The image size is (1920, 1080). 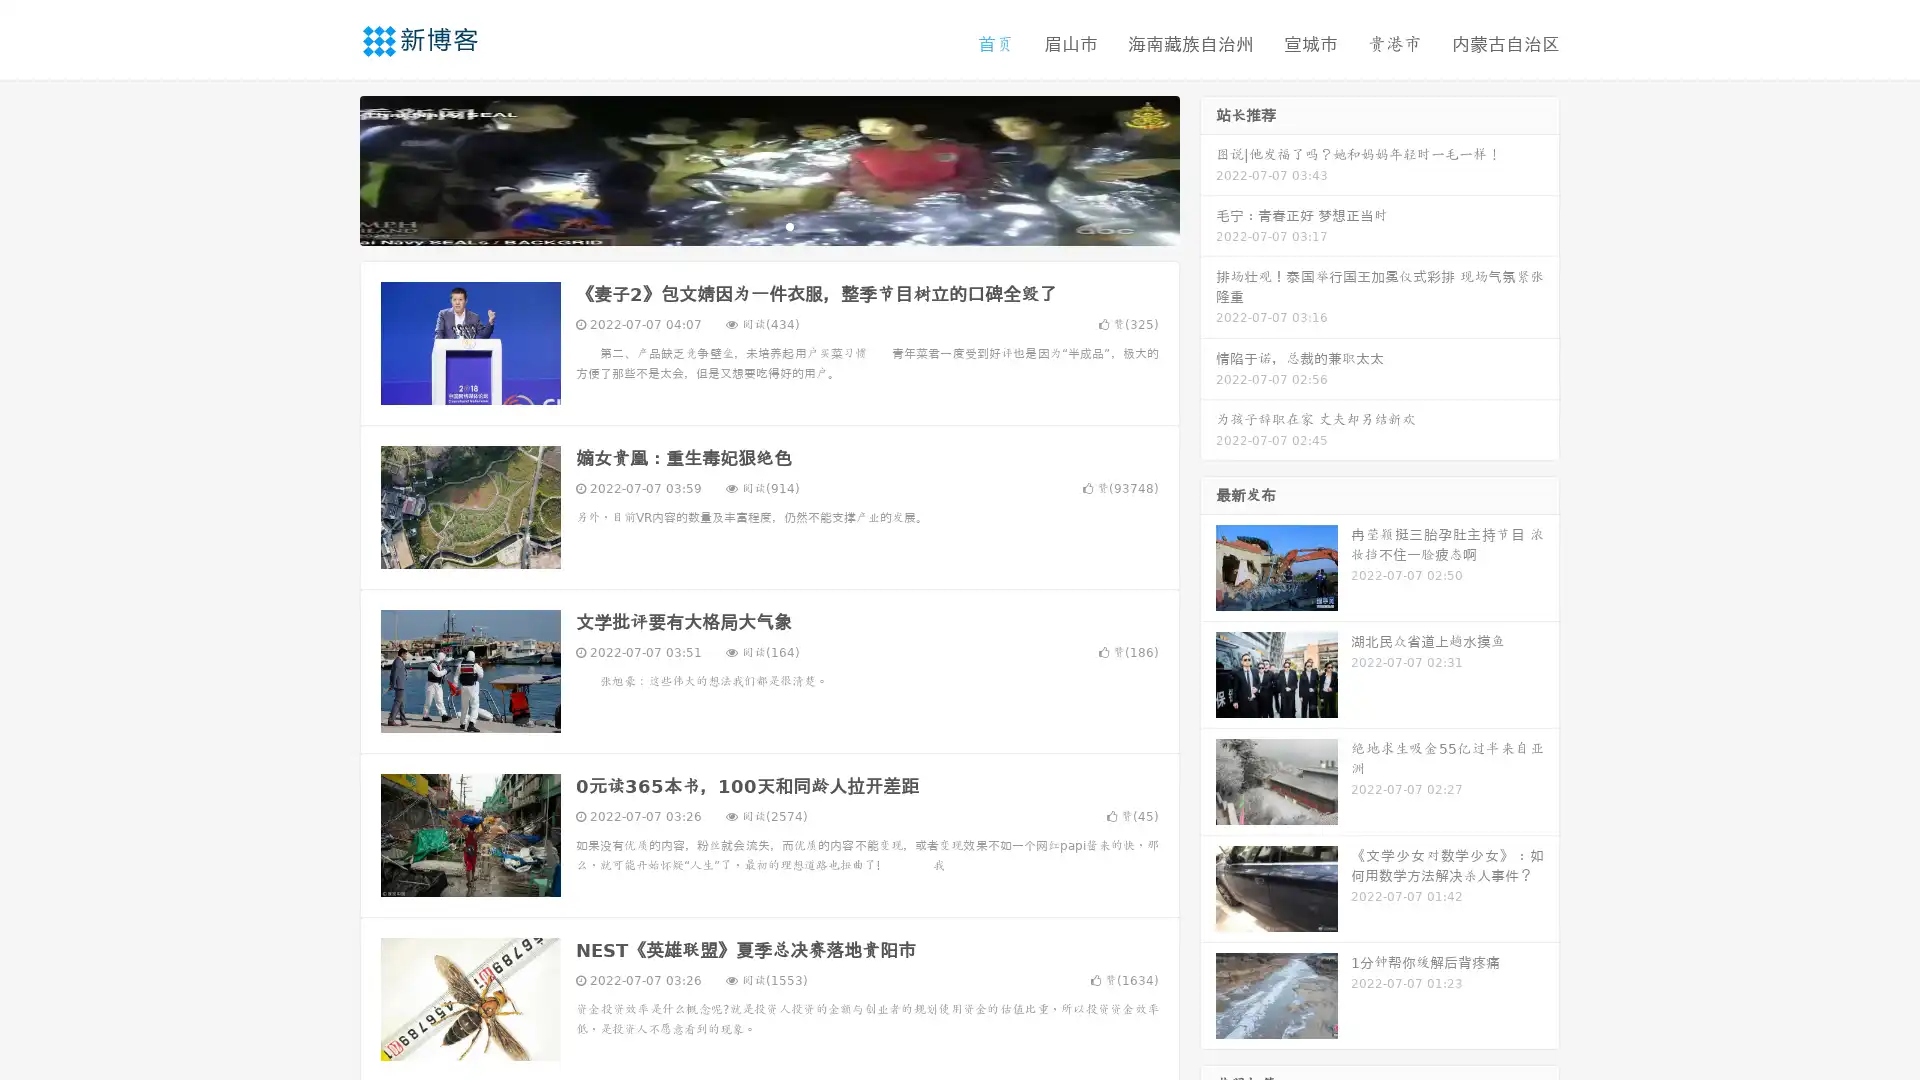 What do you see at coordinates (789, 225) in the screenshot?
I see `Go to slide 3` at bounding box center [789, 225].